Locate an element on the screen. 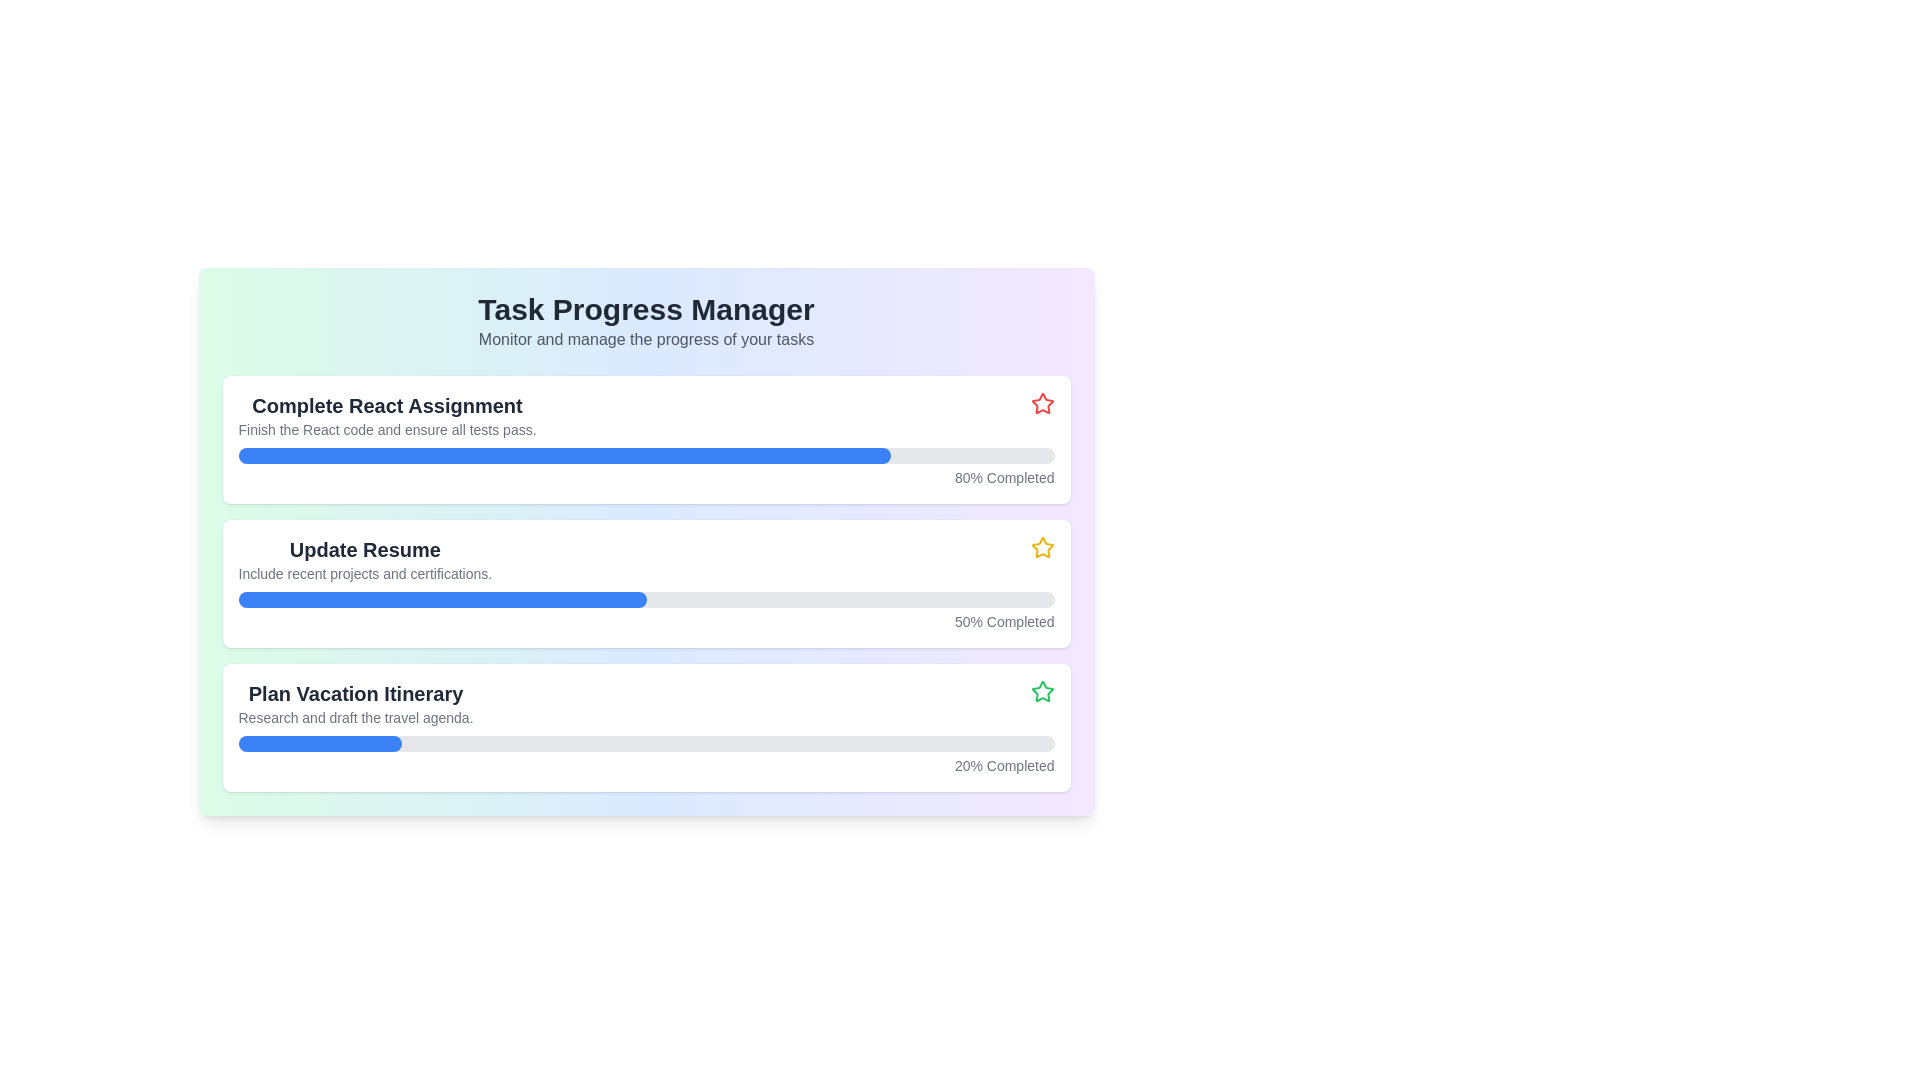 This screenshot has width=1920, height=1080. task progress is located at coordinates (687, 744).